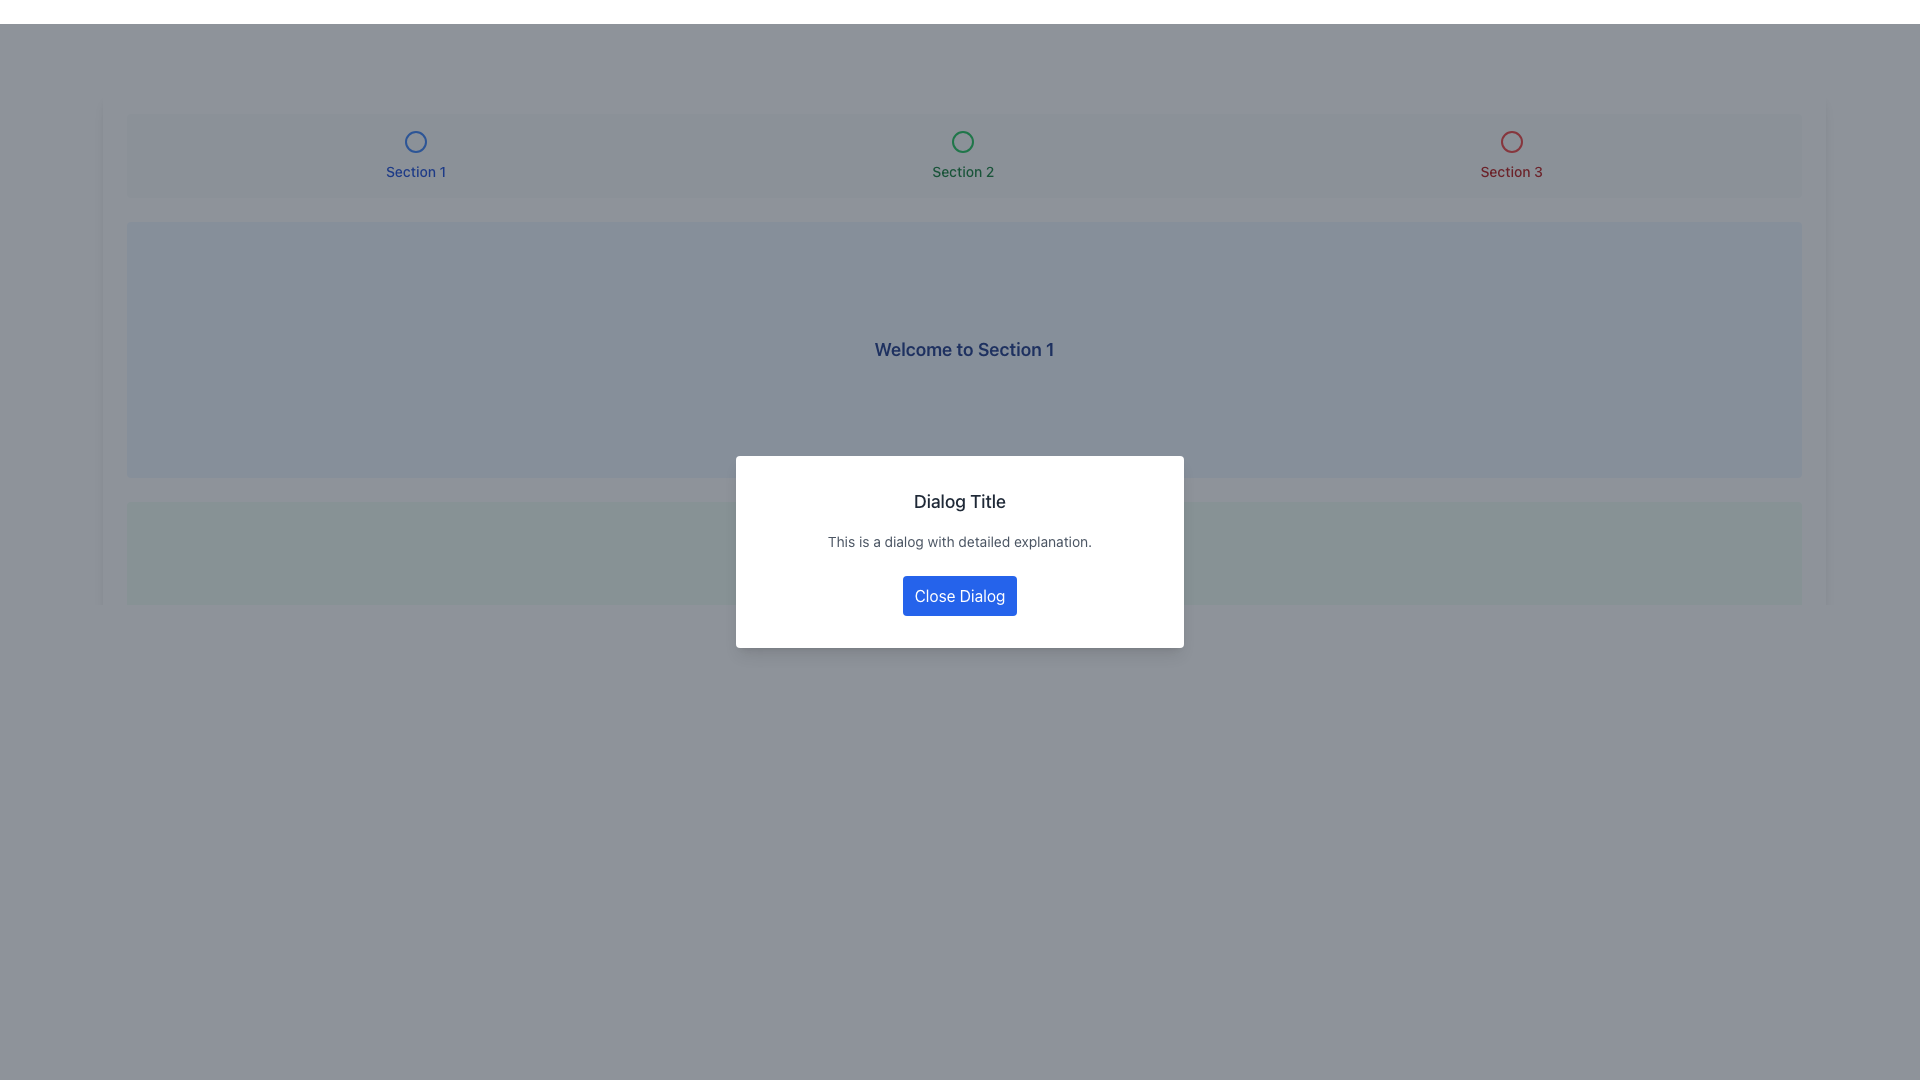 The height and width of the screenshot is (1080, 1920). What do you see at coordinates (960, 542) in the screenshot?
I see `the text label that says 'This is a dialog with detailed explanation.' which is located in the center of the dialog box, between the title 'Dialog Title' and the 'Close Dialog' button` at bounding box center [960, 542].